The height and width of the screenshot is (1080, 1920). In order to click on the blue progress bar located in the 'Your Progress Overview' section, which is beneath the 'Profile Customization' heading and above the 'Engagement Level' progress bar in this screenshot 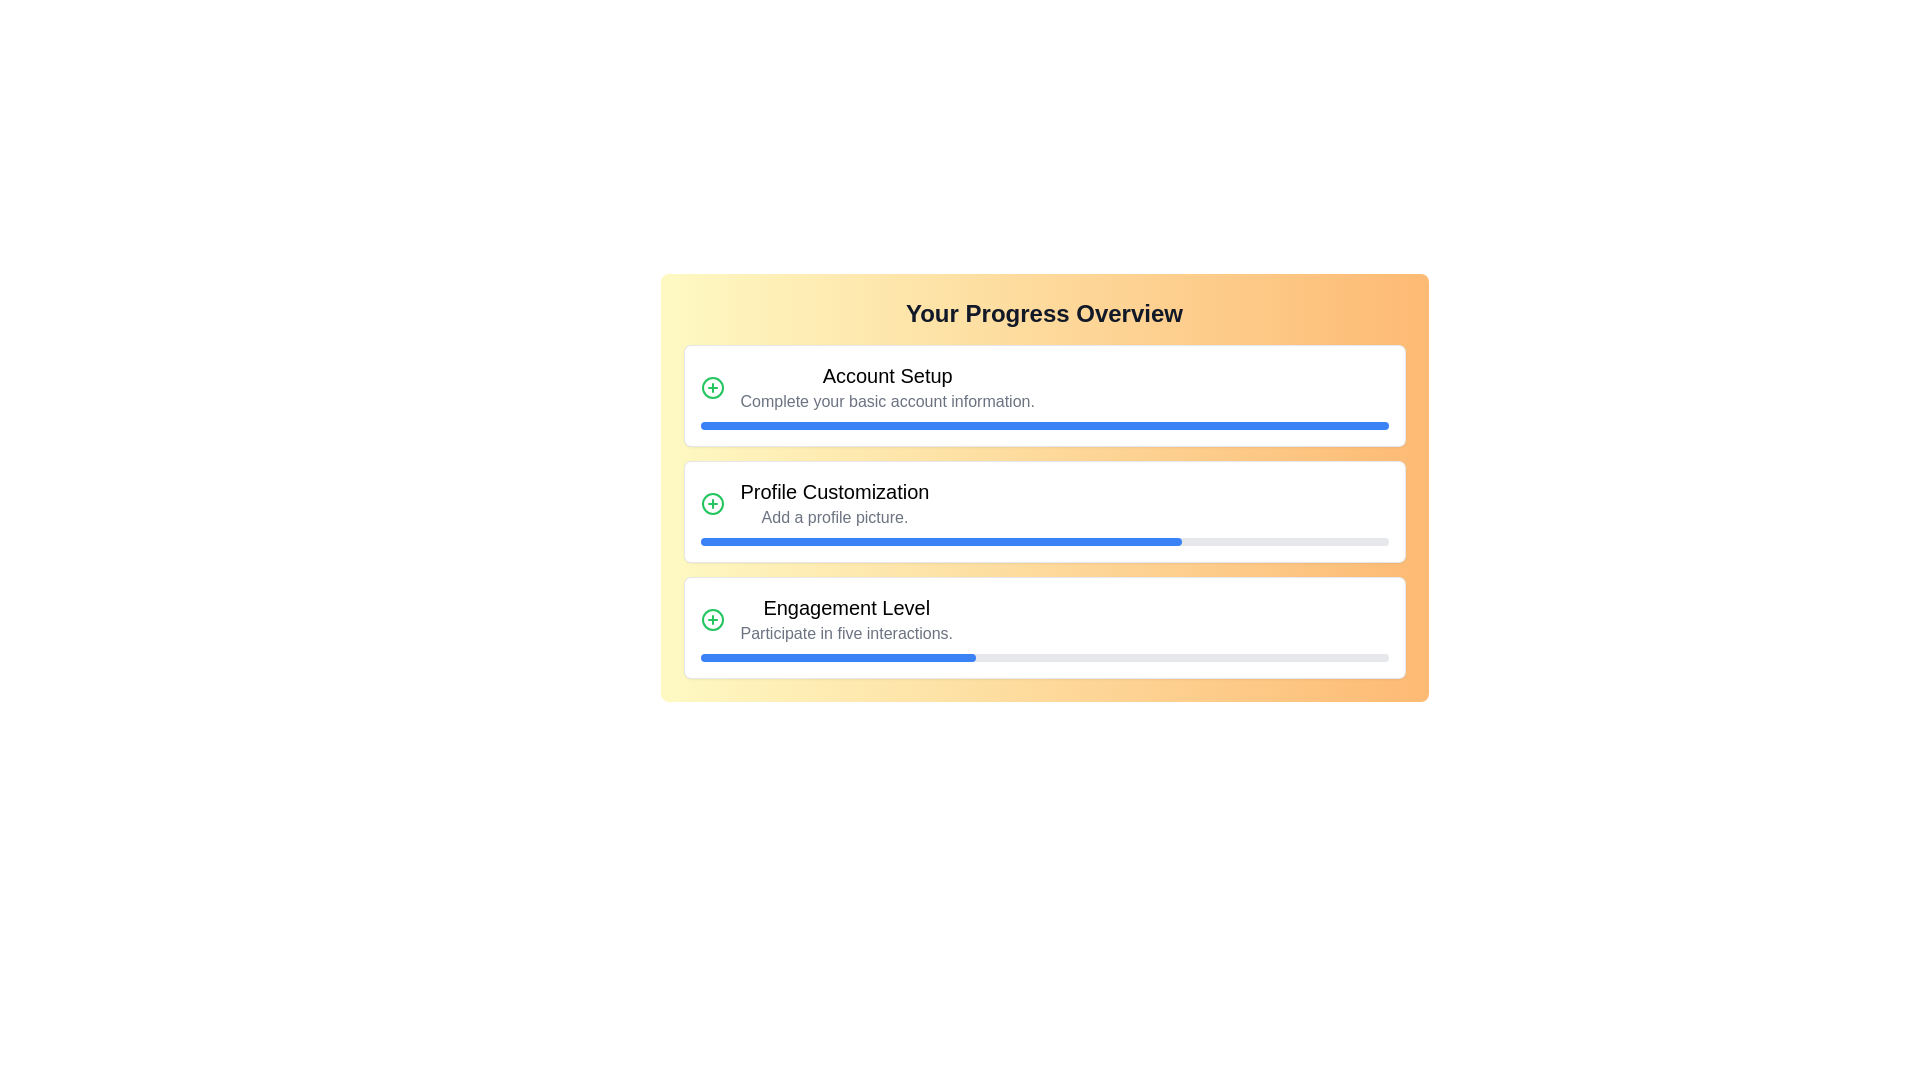, I will do `click(940, 542)`.